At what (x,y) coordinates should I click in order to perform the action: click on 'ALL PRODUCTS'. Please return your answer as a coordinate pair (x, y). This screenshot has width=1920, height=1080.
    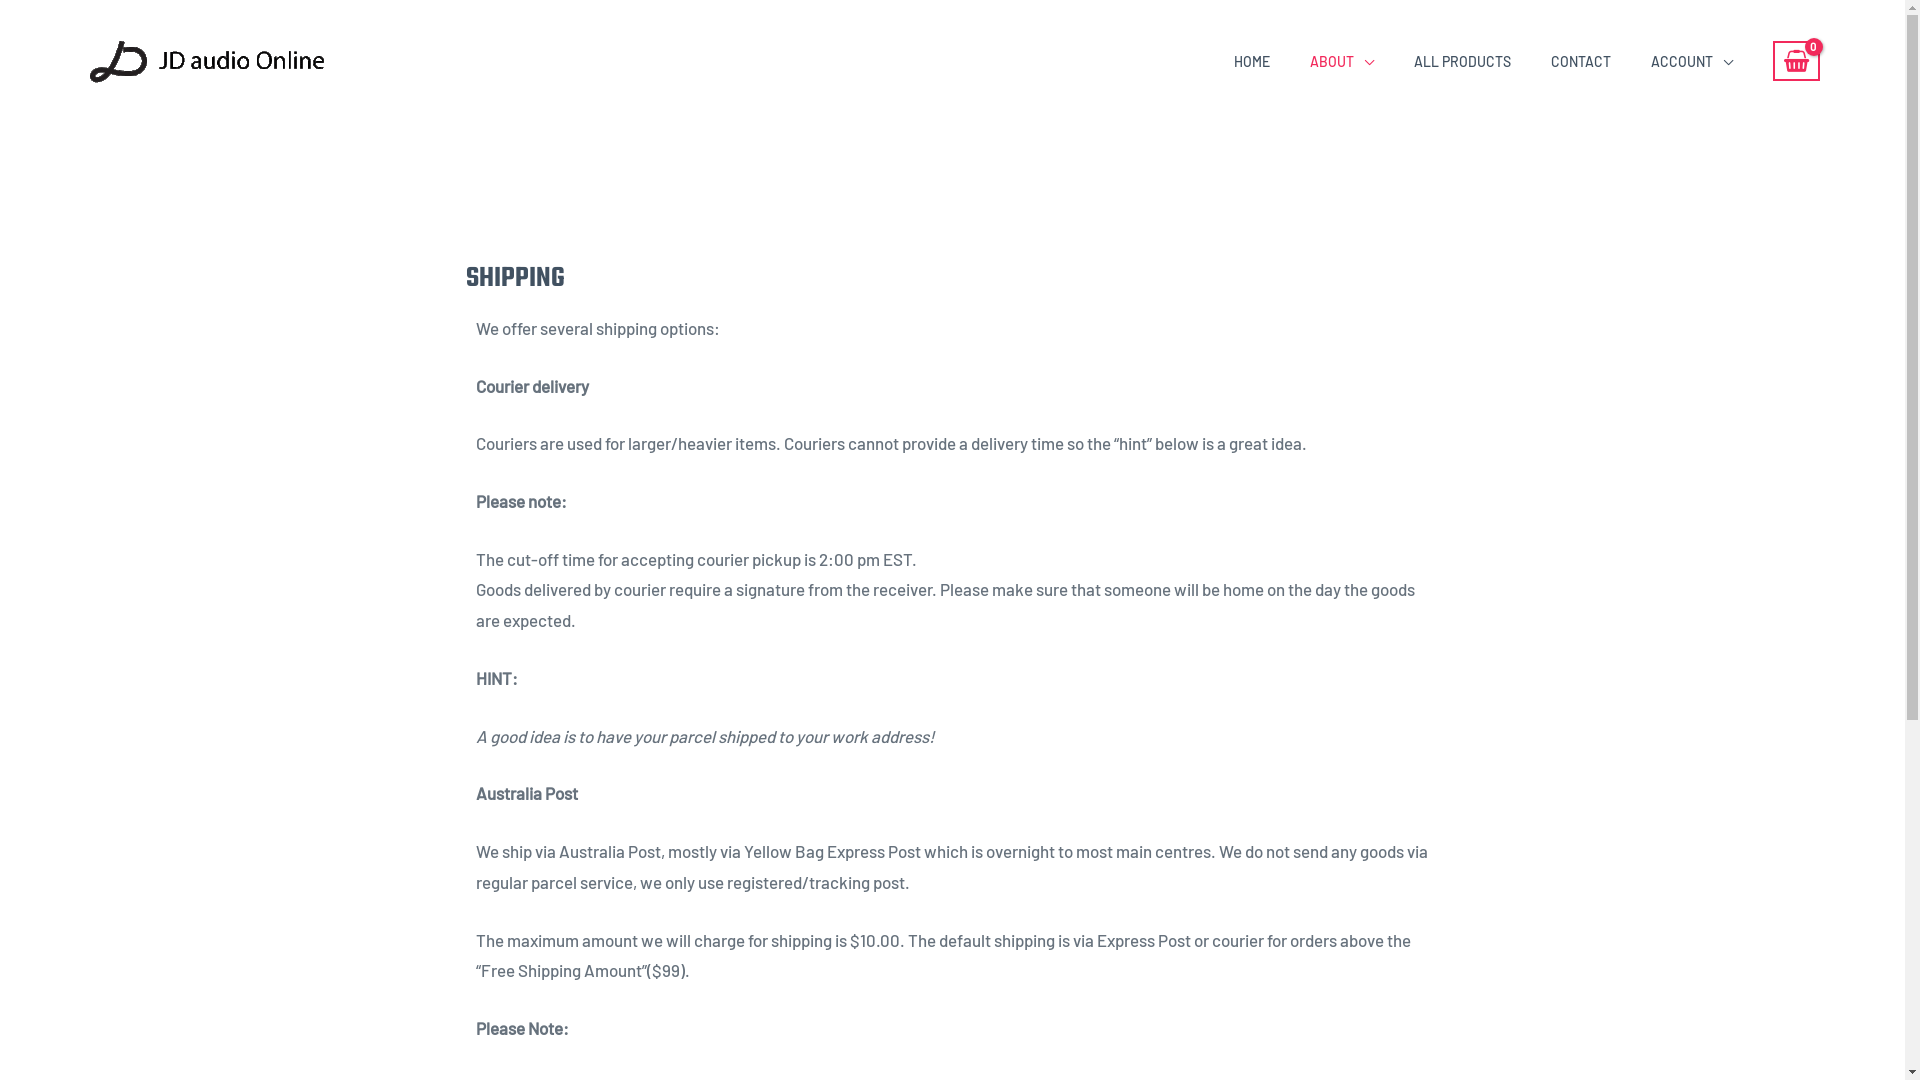
    Looking at the image, I should click on (1462, 60).